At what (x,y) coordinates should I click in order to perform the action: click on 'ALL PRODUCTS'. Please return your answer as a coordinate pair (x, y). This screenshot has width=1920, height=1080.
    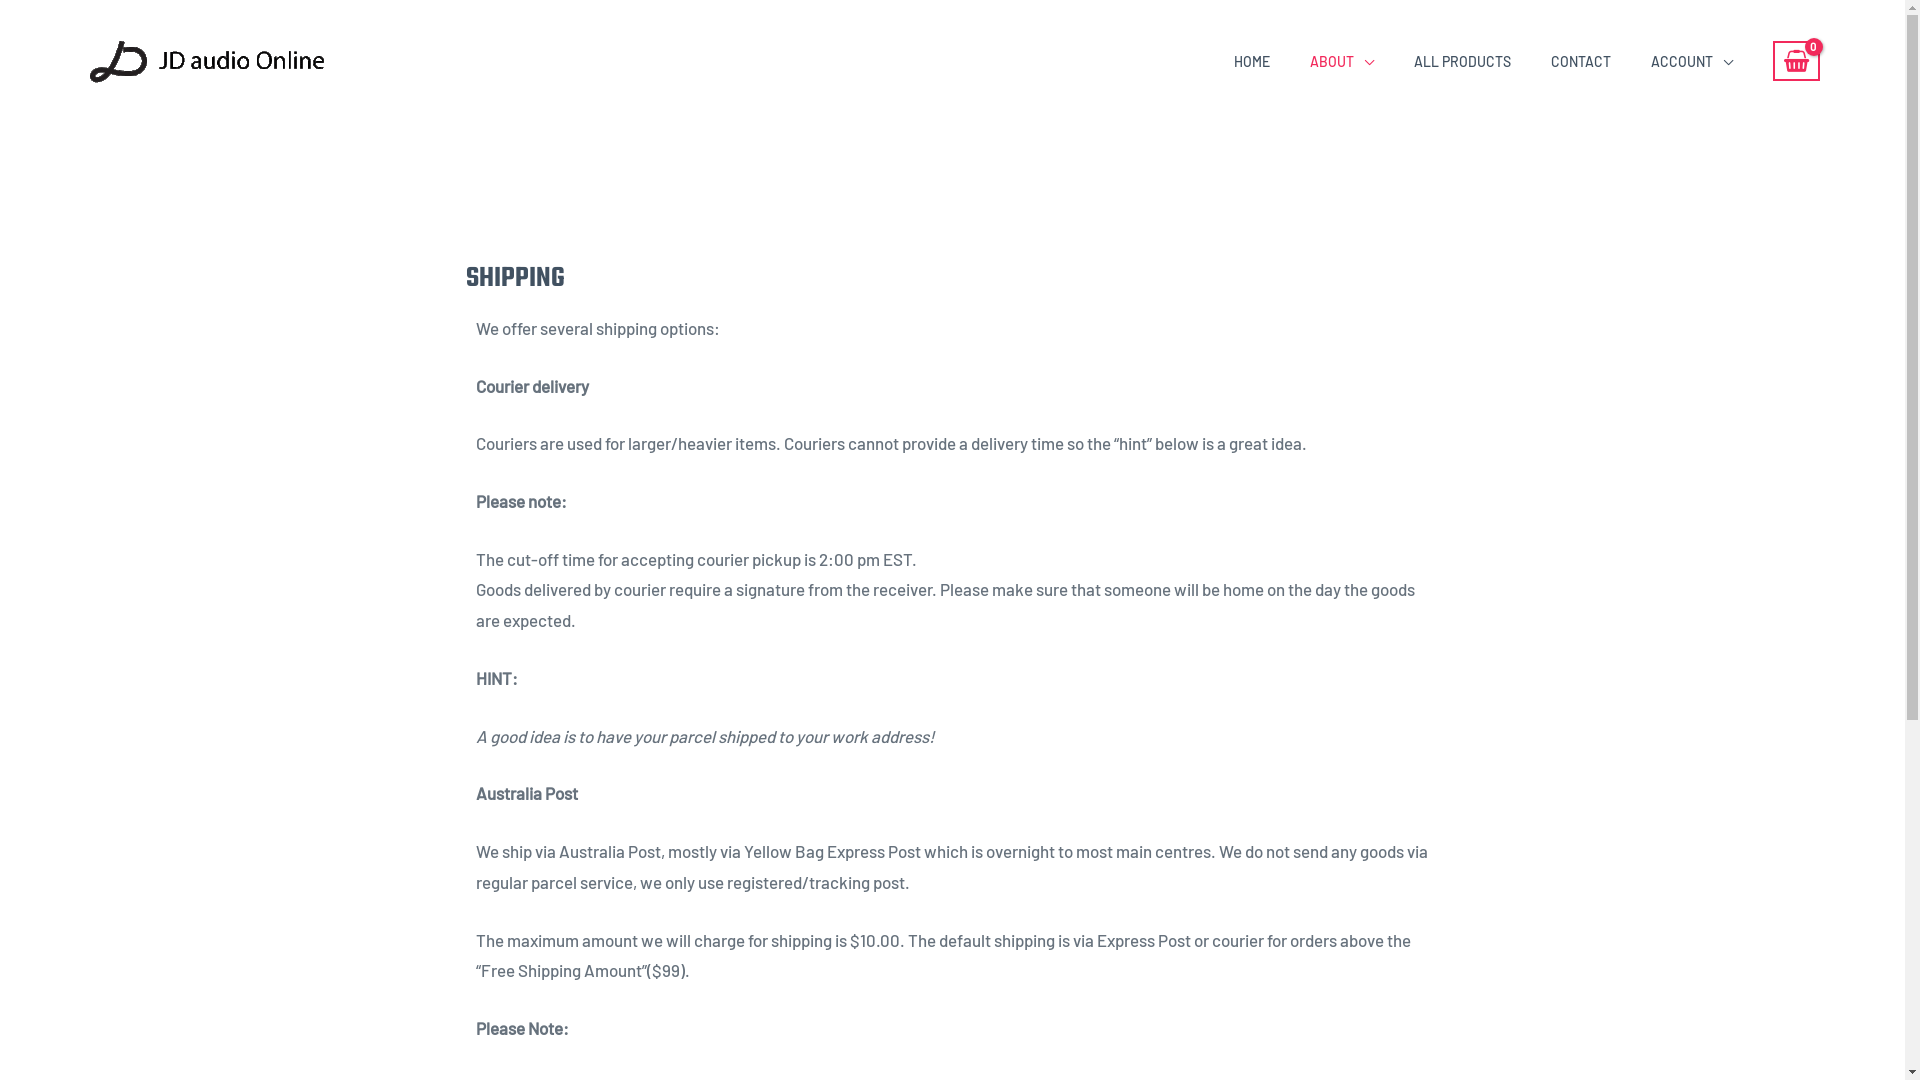
    Looking at the image, I should click on (1462, 60).